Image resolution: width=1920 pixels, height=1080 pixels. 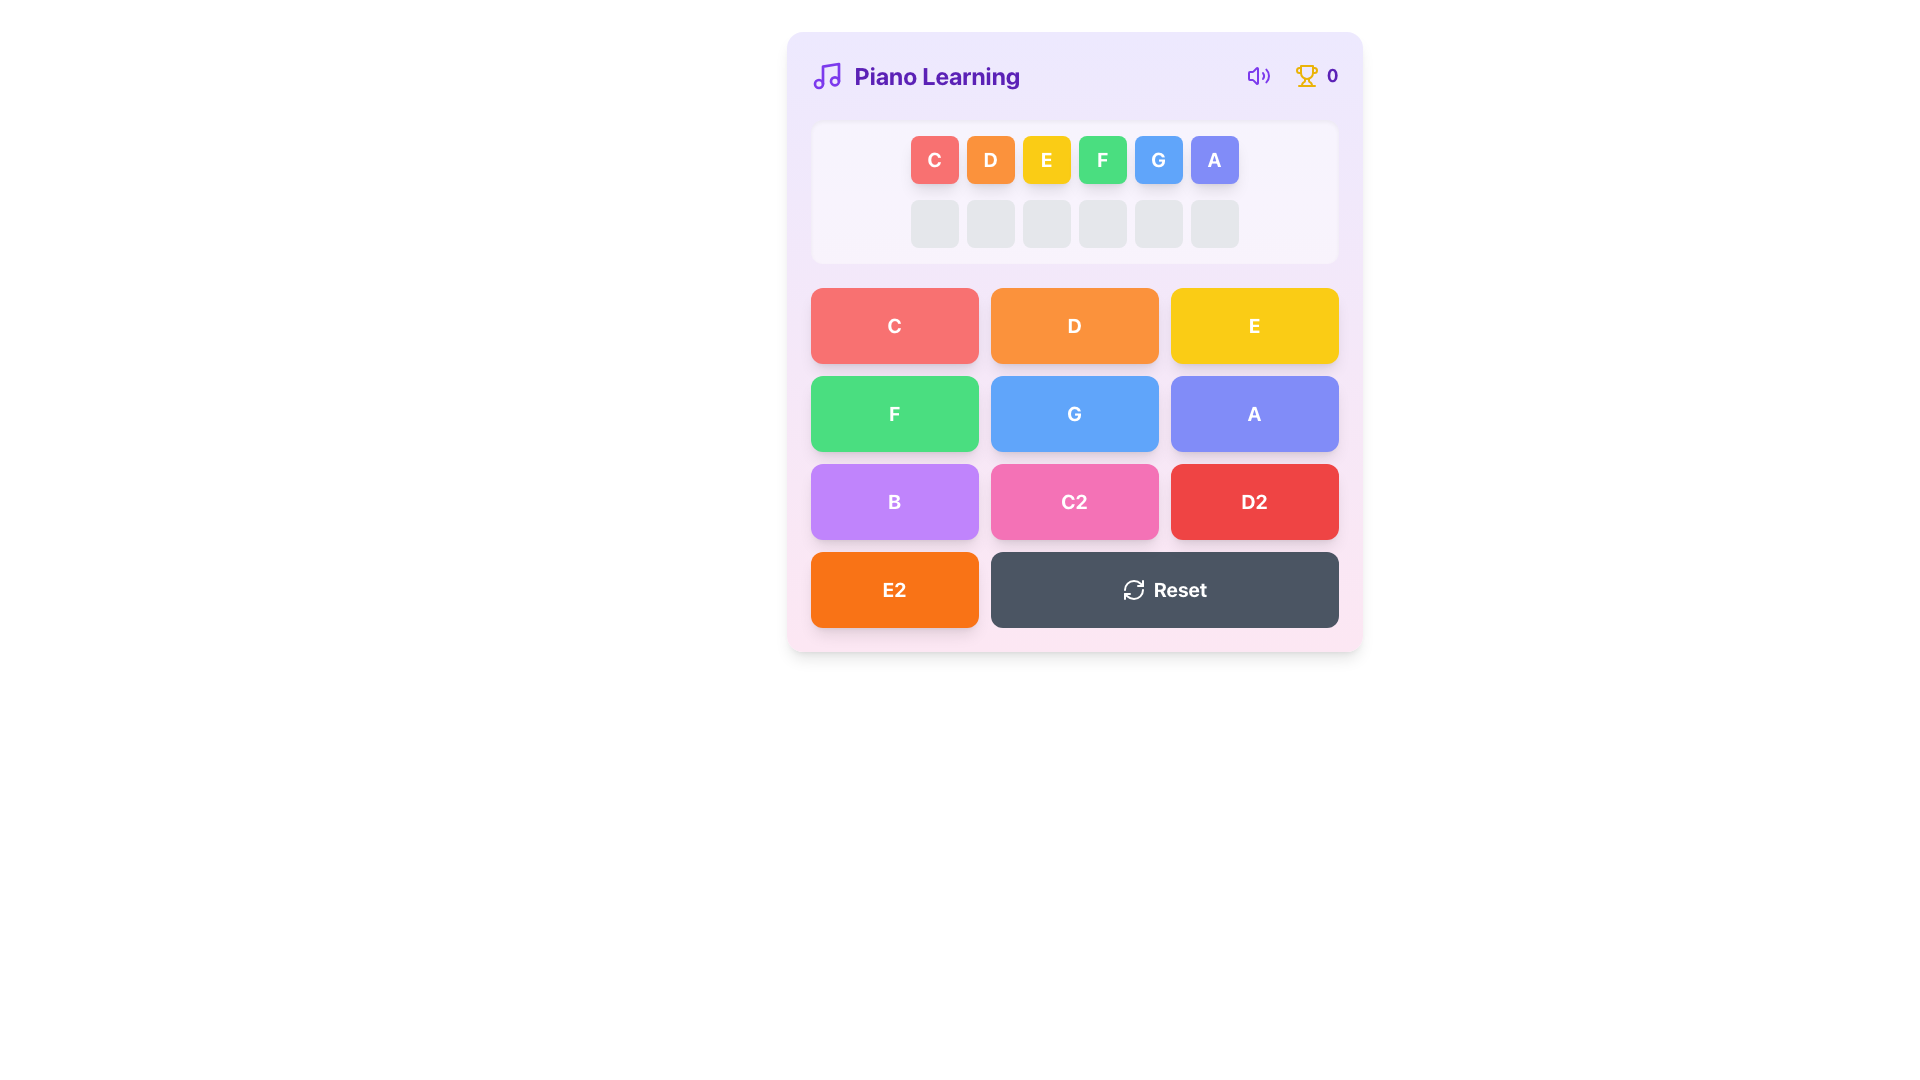 I want to click on the musical note 'F' button in the piano learning application, which is the fourth button from the left in the upper row below the header labeled 'Piano Learning', so click(x=1101, y=158).